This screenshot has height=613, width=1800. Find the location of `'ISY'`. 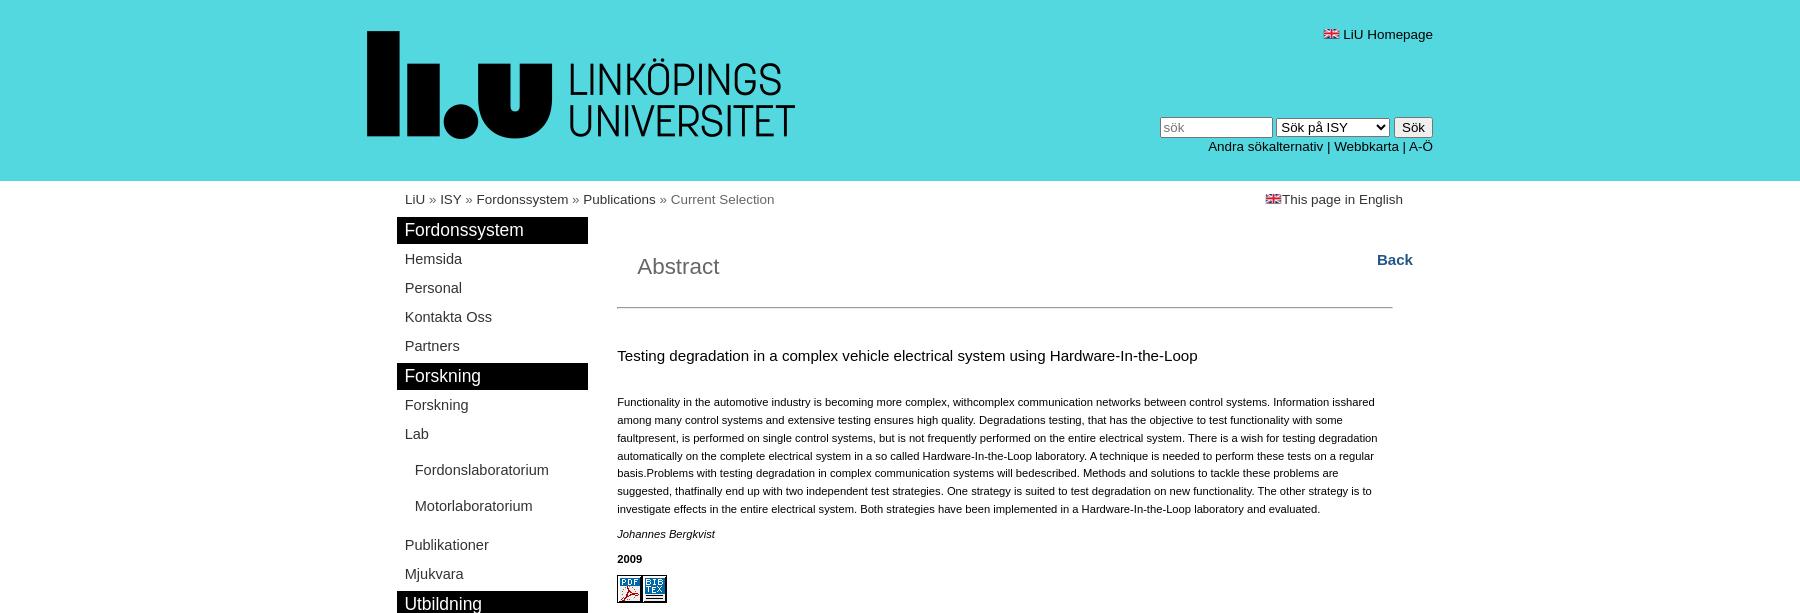

'ISY' is located at coordinates (439, 198).